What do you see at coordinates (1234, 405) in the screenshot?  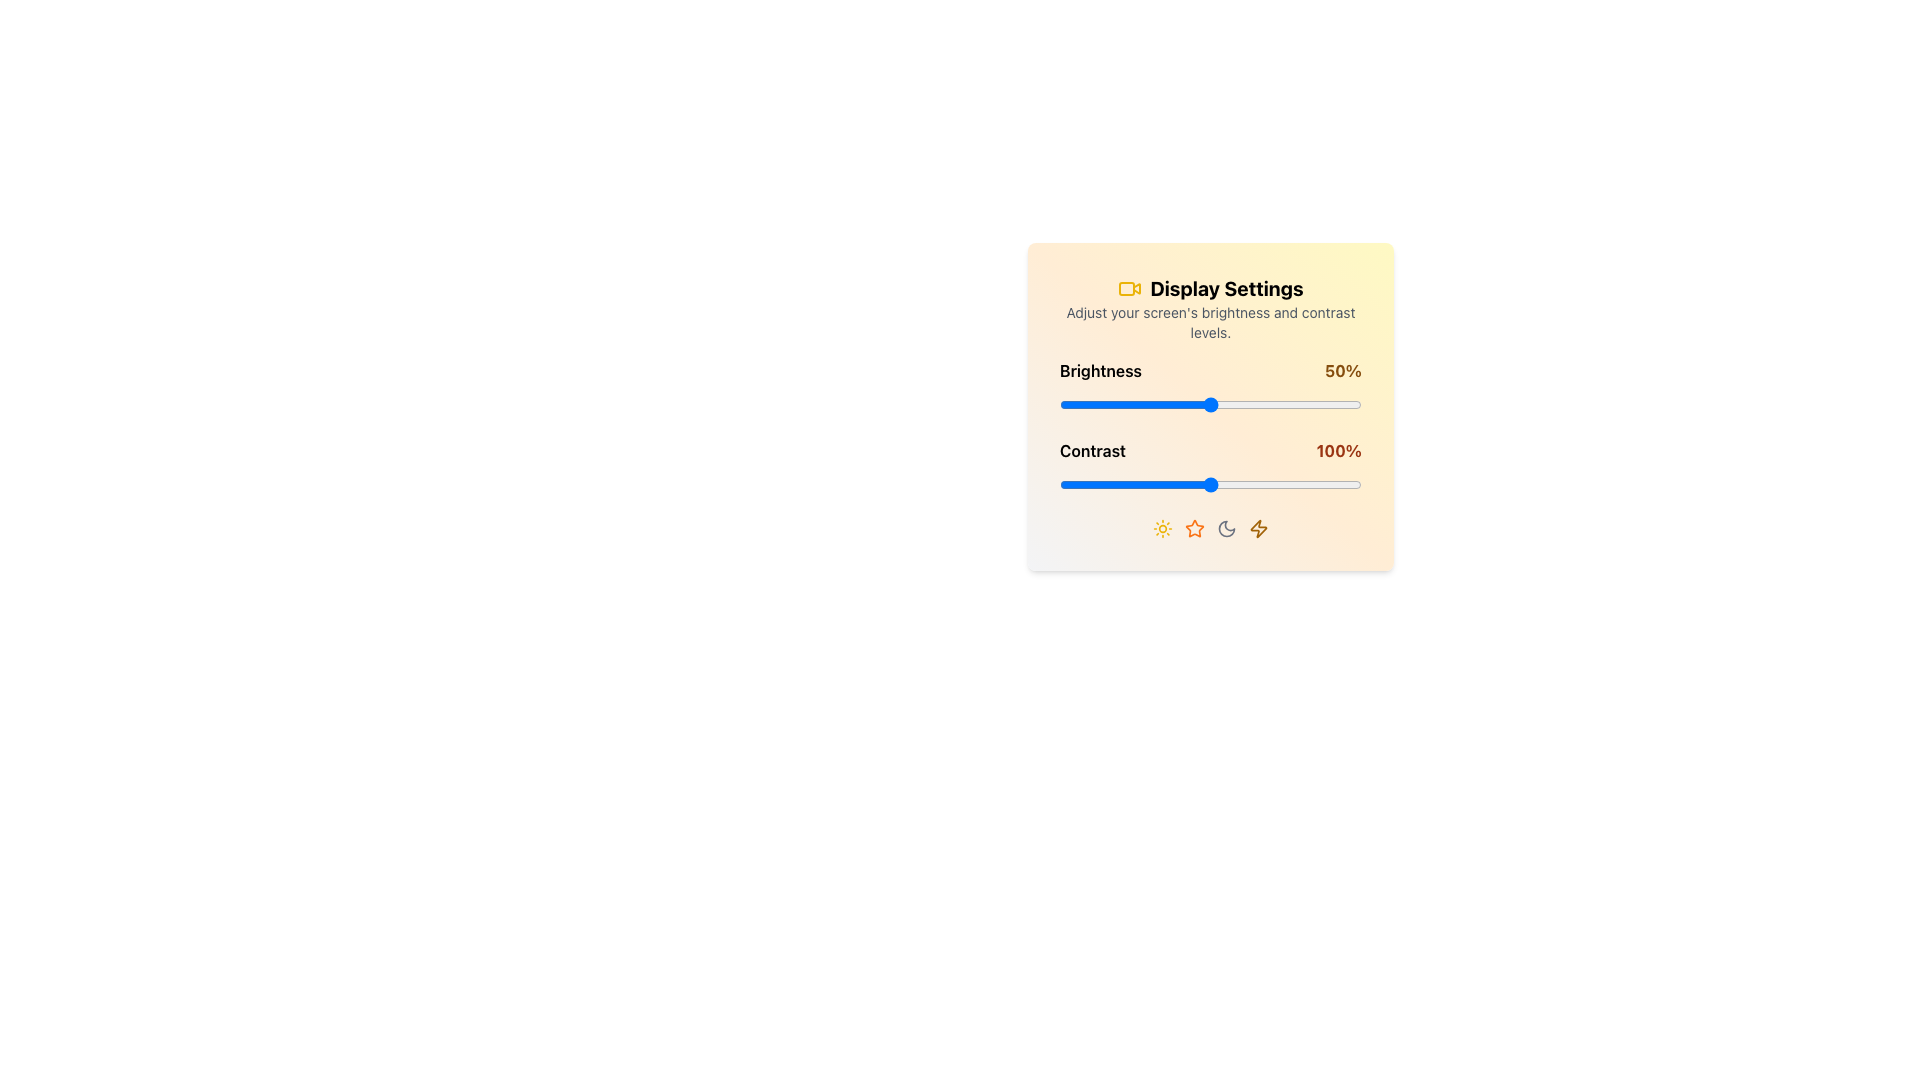 I see `brightness` at bounding box center [1234, 405].